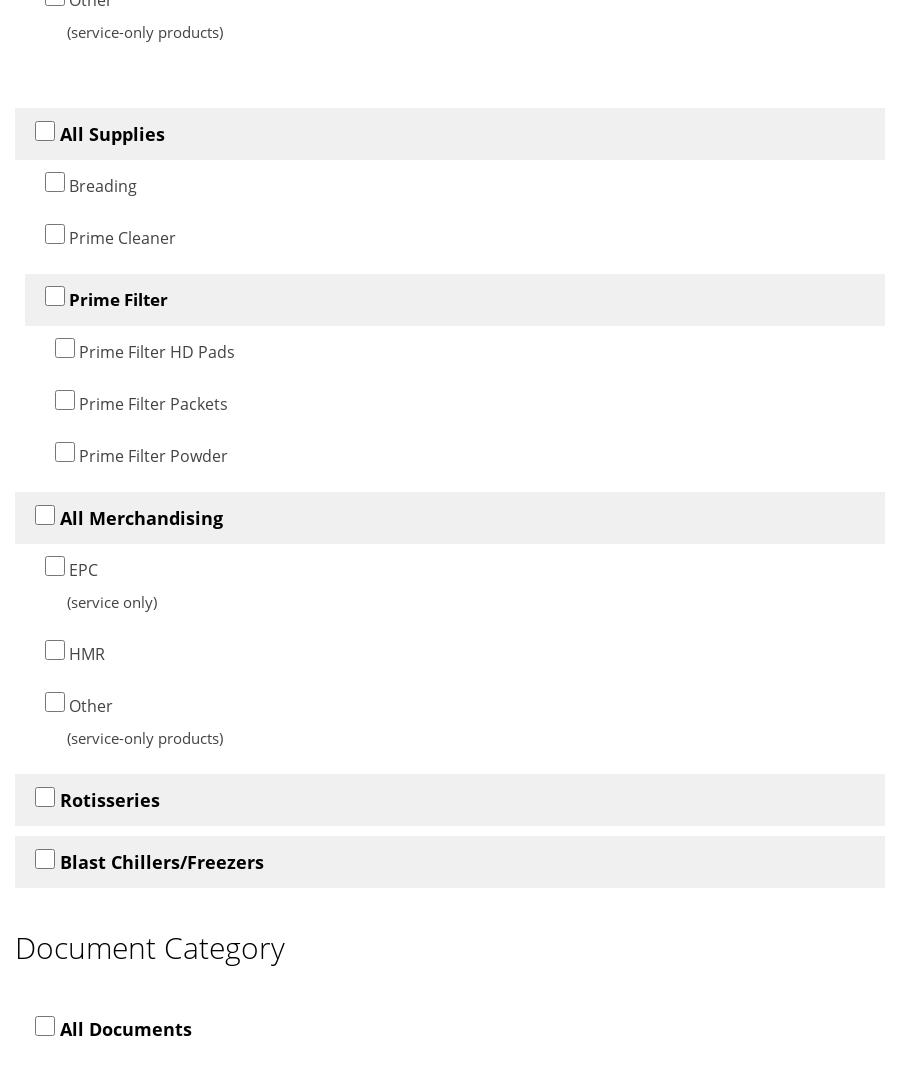 This screenshot has height=1066, width=900. What do you see at coordinates (154, 351) in the screenshot?
I see `'Prime Filter HD Pads'` at bounding box center [154, 351].